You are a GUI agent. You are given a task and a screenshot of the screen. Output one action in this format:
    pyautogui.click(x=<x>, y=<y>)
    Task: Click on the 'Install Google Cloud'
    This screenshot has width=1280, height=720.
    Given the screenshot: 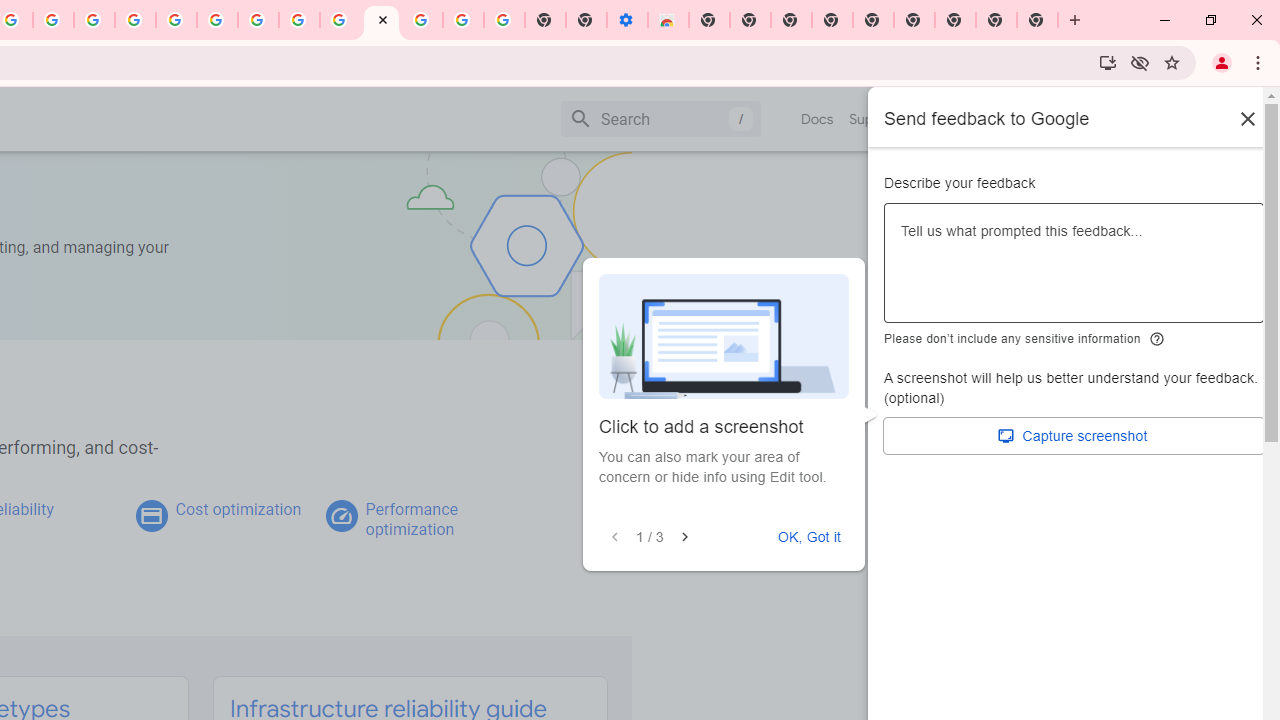 What is the action you would take?
    pyautogui.click(x=1106, y=61)
    